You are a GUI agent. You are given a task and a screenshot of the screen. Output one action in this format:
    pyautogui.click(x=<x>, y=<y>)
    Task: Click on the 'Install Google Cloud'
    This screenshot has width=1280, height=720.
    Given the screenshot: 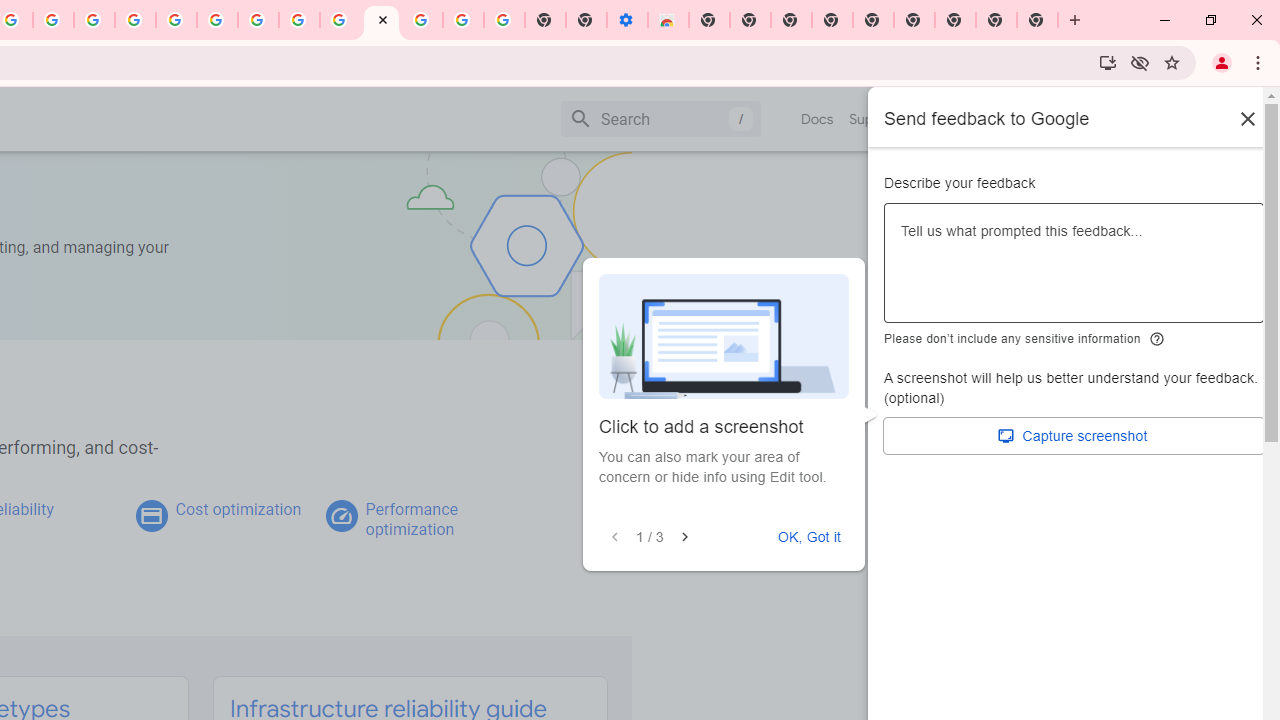 What is the action you would take?
    pyautogui.click(x=1106, y=61)
    